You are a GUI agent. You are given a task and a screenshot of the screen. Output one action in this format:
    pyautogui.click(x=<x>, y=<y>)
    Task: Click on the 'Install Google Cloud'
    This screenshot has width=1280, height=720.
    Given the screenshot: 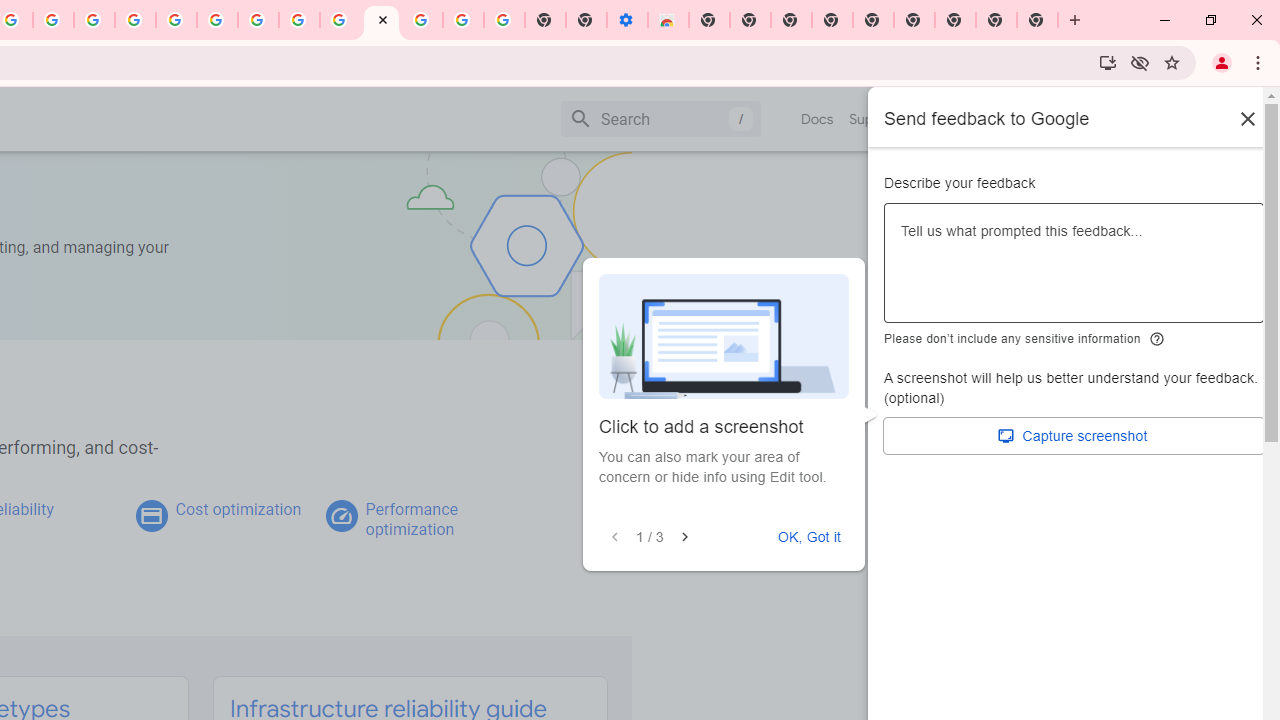 What is the action you would take?
    pyautogui.click(x=1106, y=61)
    